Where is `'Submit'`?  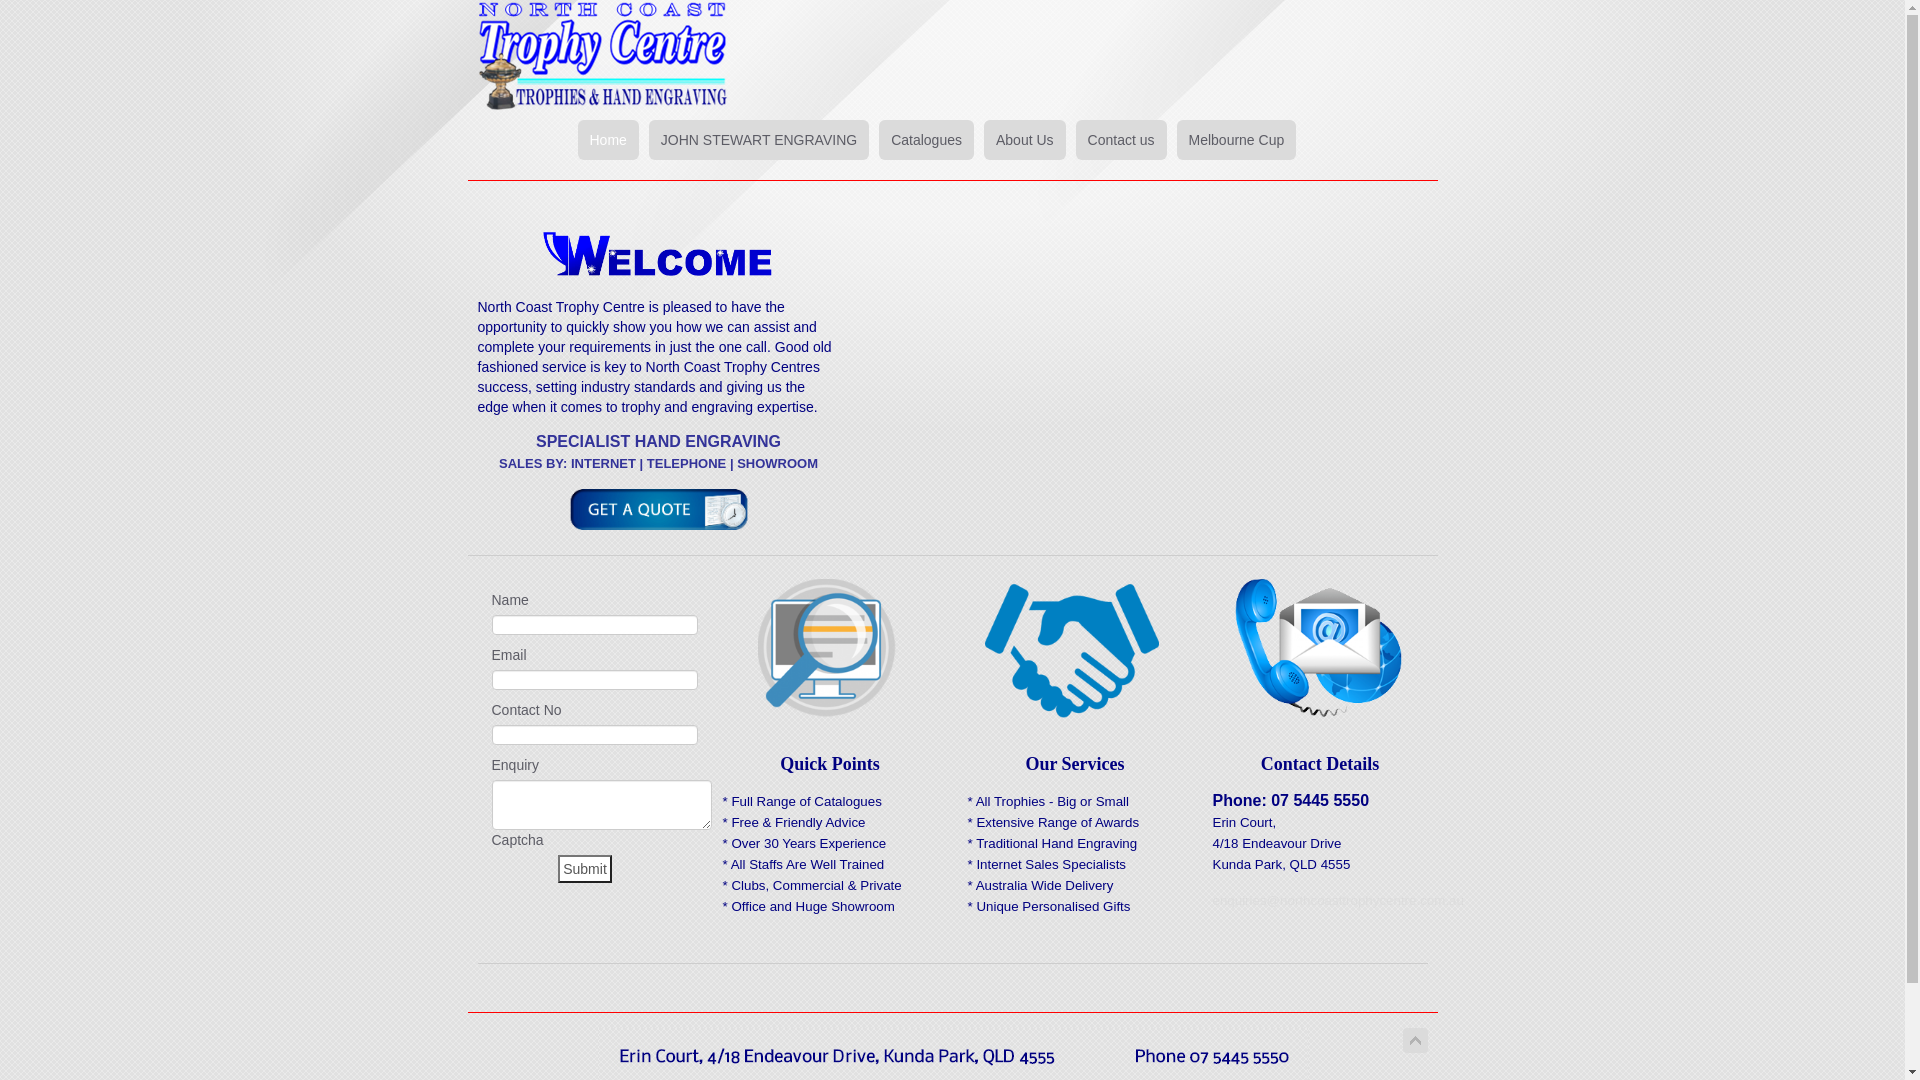 'Submit' is located at coordinates (557, 867).